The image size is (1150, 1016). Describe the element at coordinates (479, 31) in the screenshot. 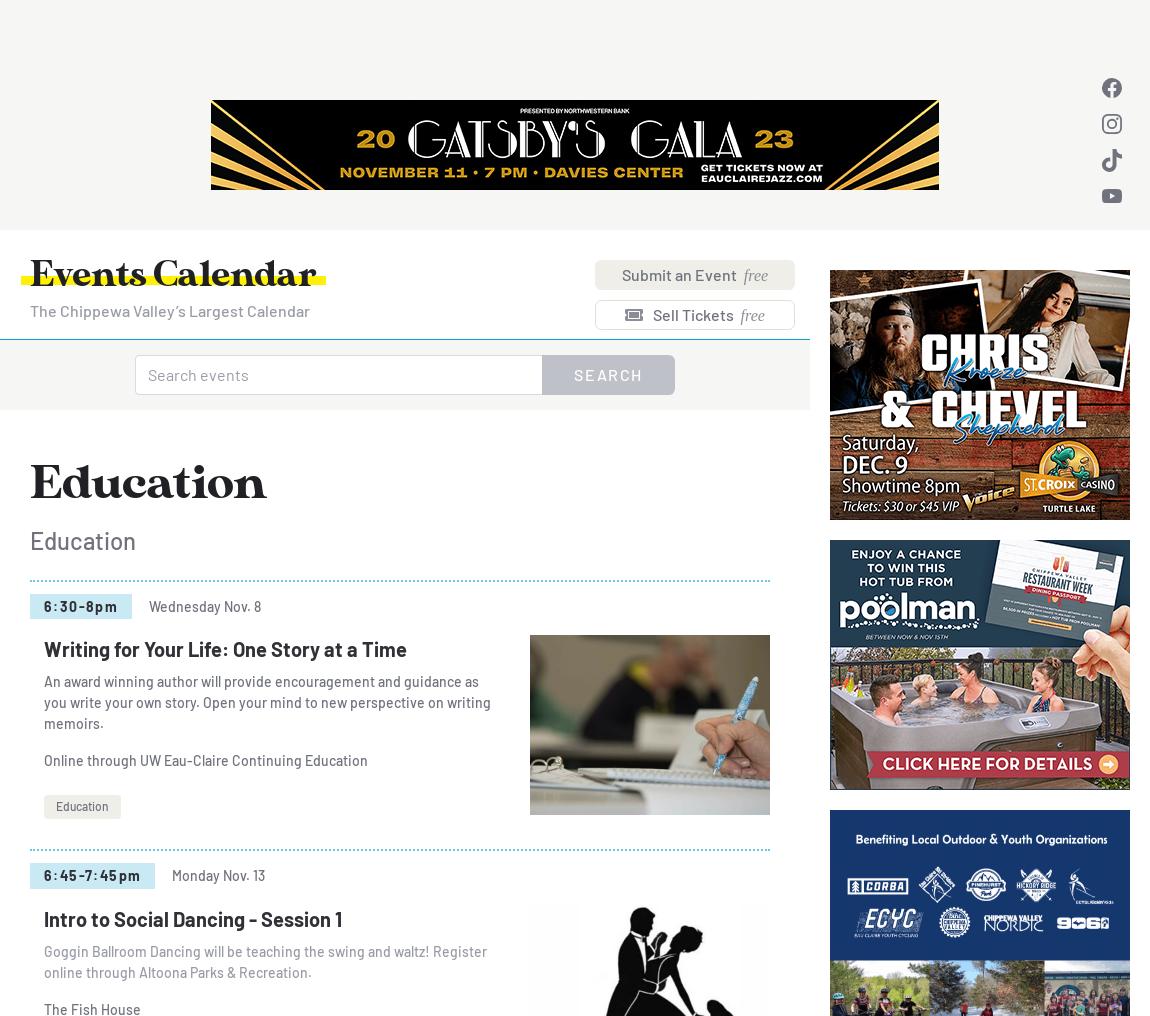

I see `'Deals'` at that location.